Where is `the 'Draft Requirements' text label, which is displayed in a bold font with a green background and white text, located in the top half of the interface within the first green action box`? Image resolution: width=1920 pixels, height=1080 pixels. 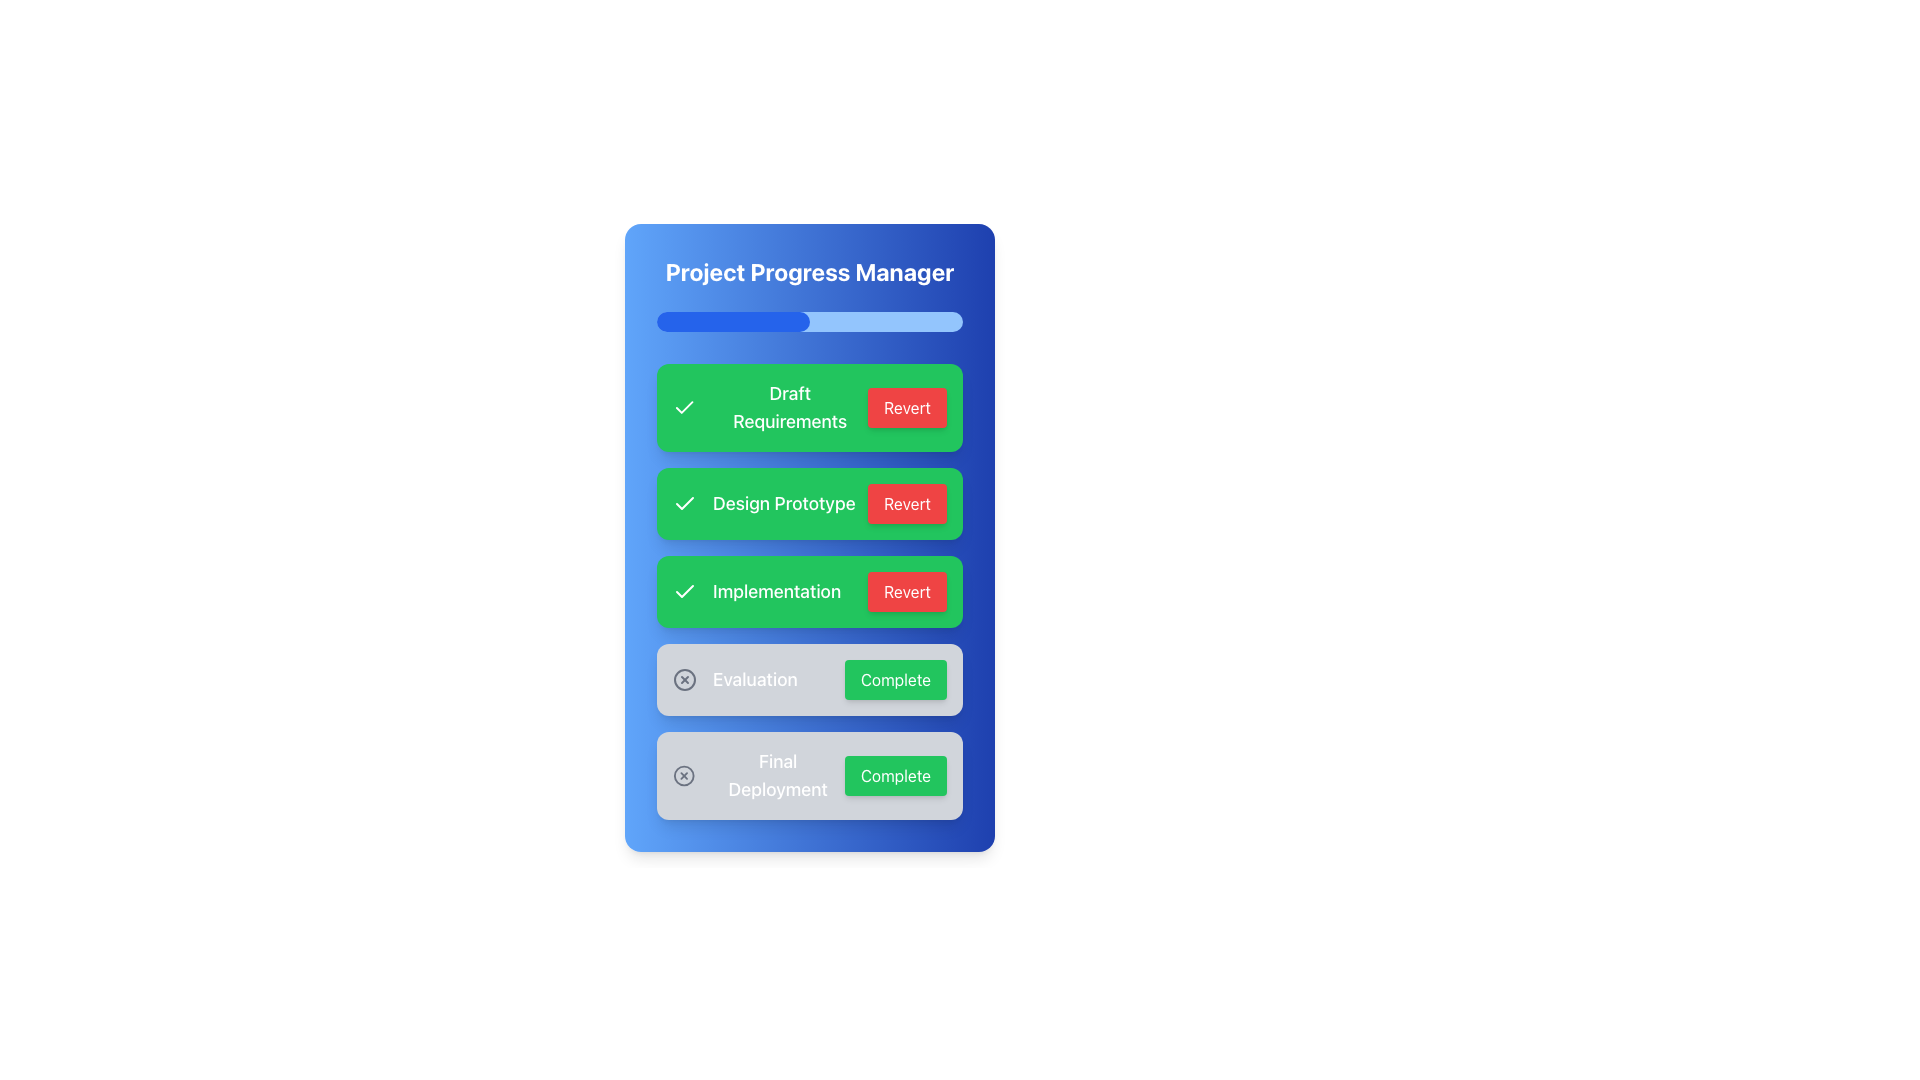
the 'Draft Requirements' text label, which is displayed in a bold font with a green background and white text, located in the top half of the interface within the first green action box is located at coordinates (789, 407).